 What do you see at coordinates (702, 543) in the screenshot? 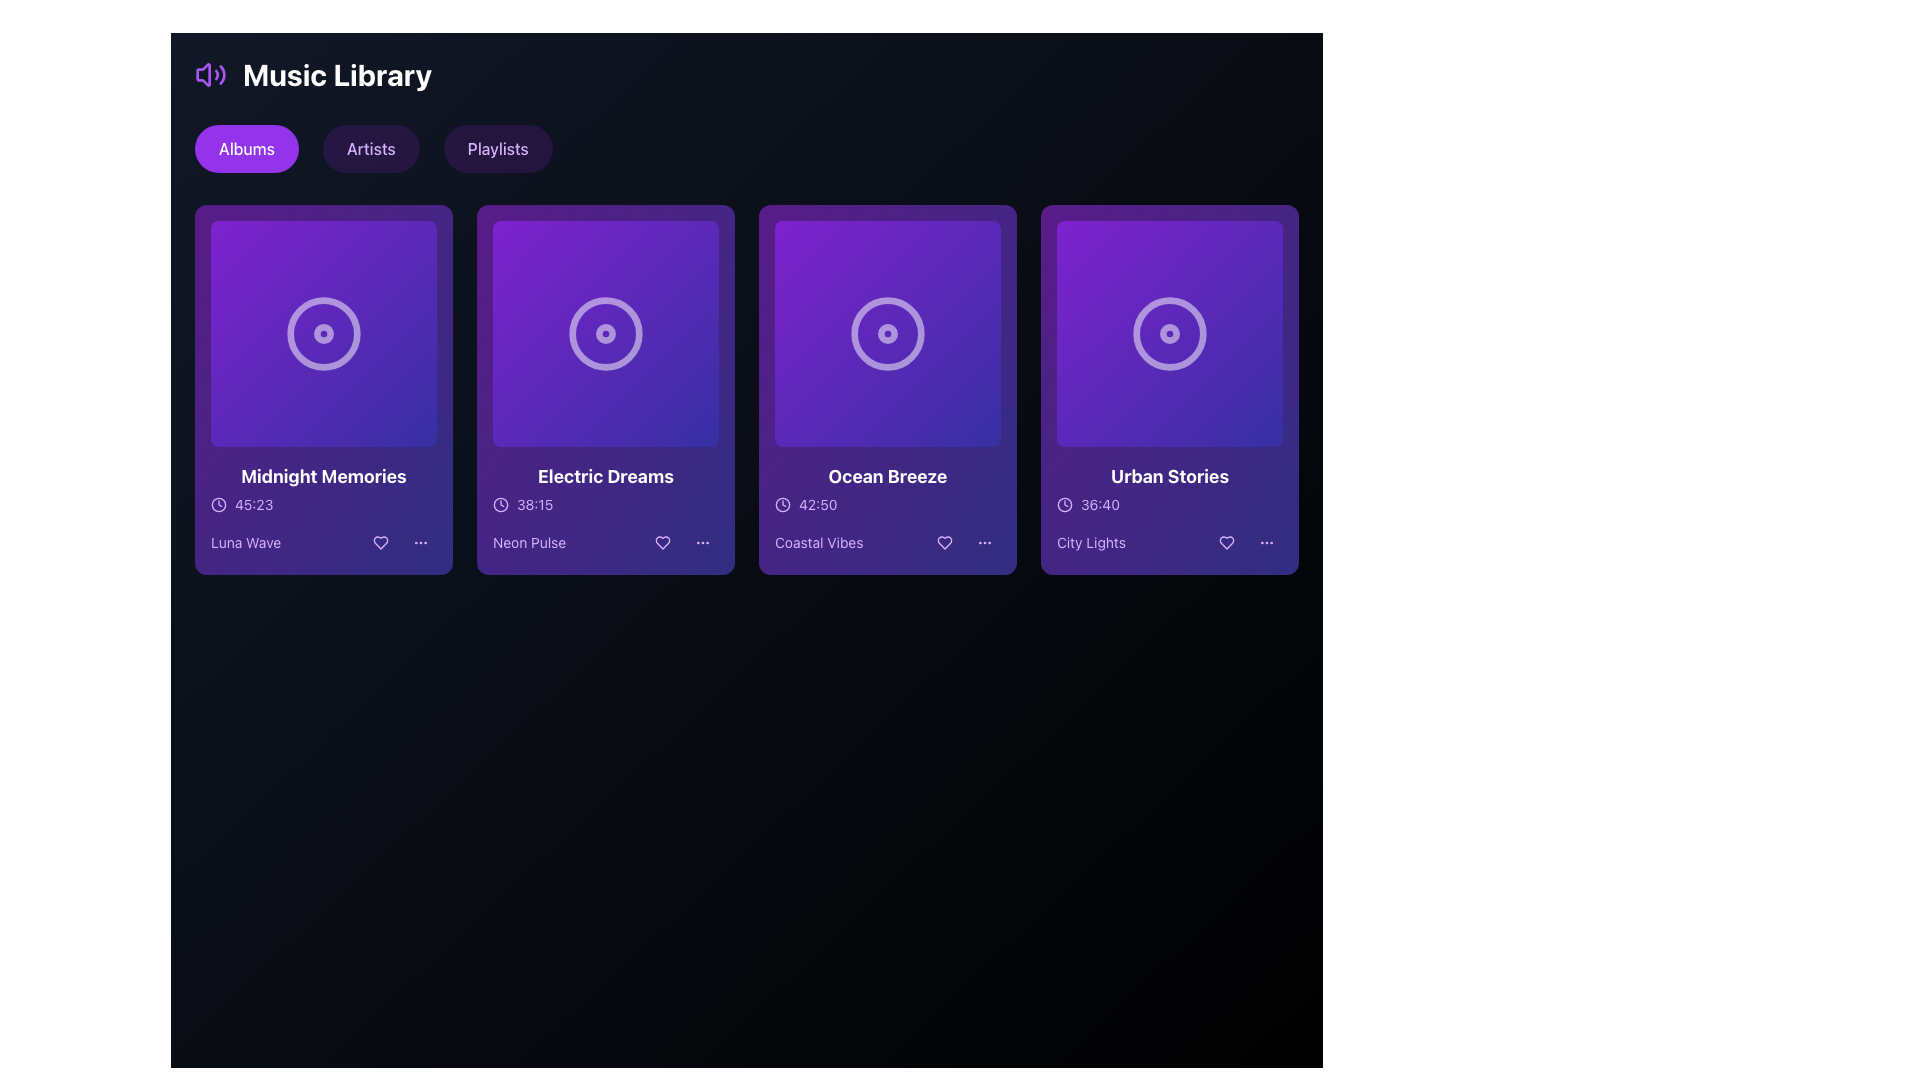
I see `the three-dot vertical ellipsis icon styled in purple tones, located within the interactive circular button at the bottom-right corner of the 'Electric Dreams' album card` at bounding box center [702, 543].